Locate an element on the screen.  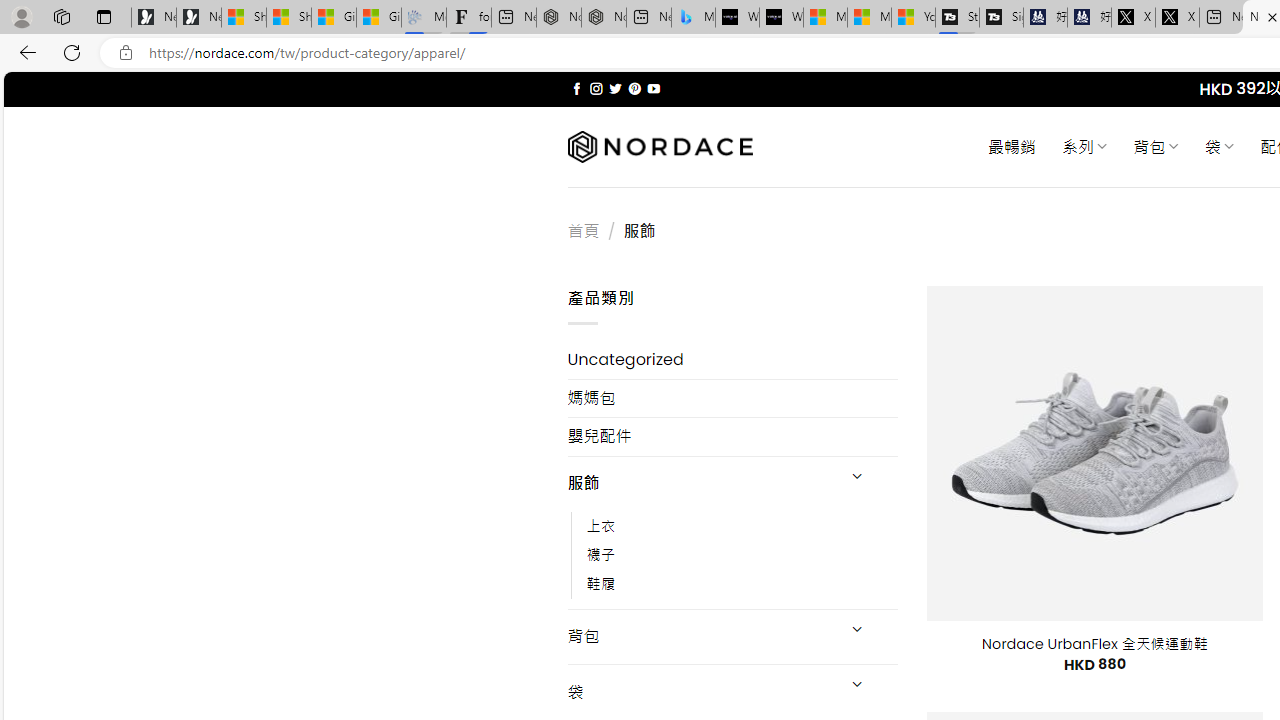
'Follow on Twitter' is located at coordinates (614, 88).